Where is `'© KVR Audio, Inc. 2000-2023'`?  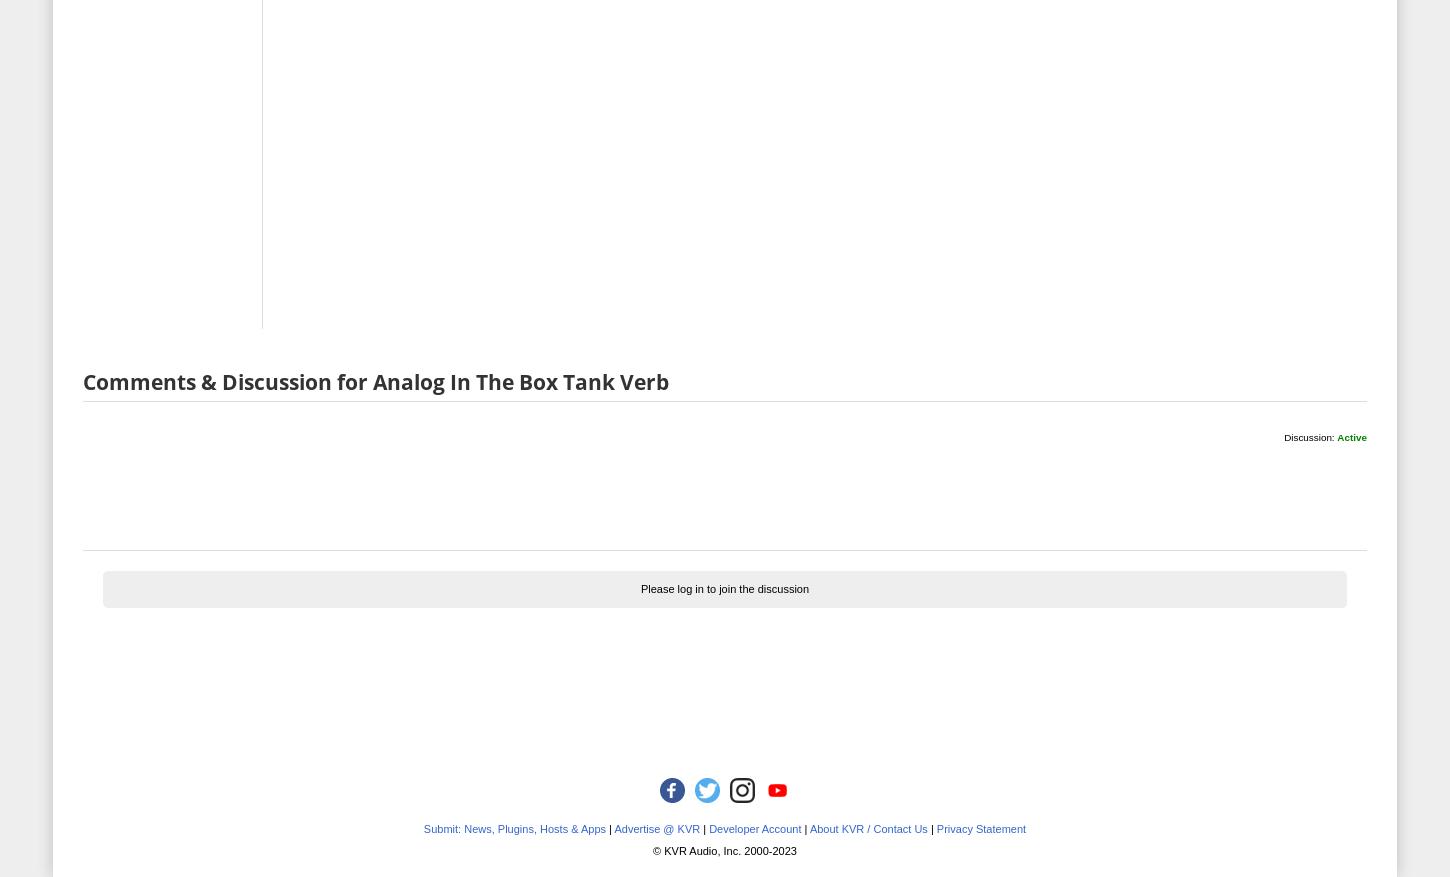
'© KVR Audio, Inc. 2000-2023' is located at coordinates (723, 849).